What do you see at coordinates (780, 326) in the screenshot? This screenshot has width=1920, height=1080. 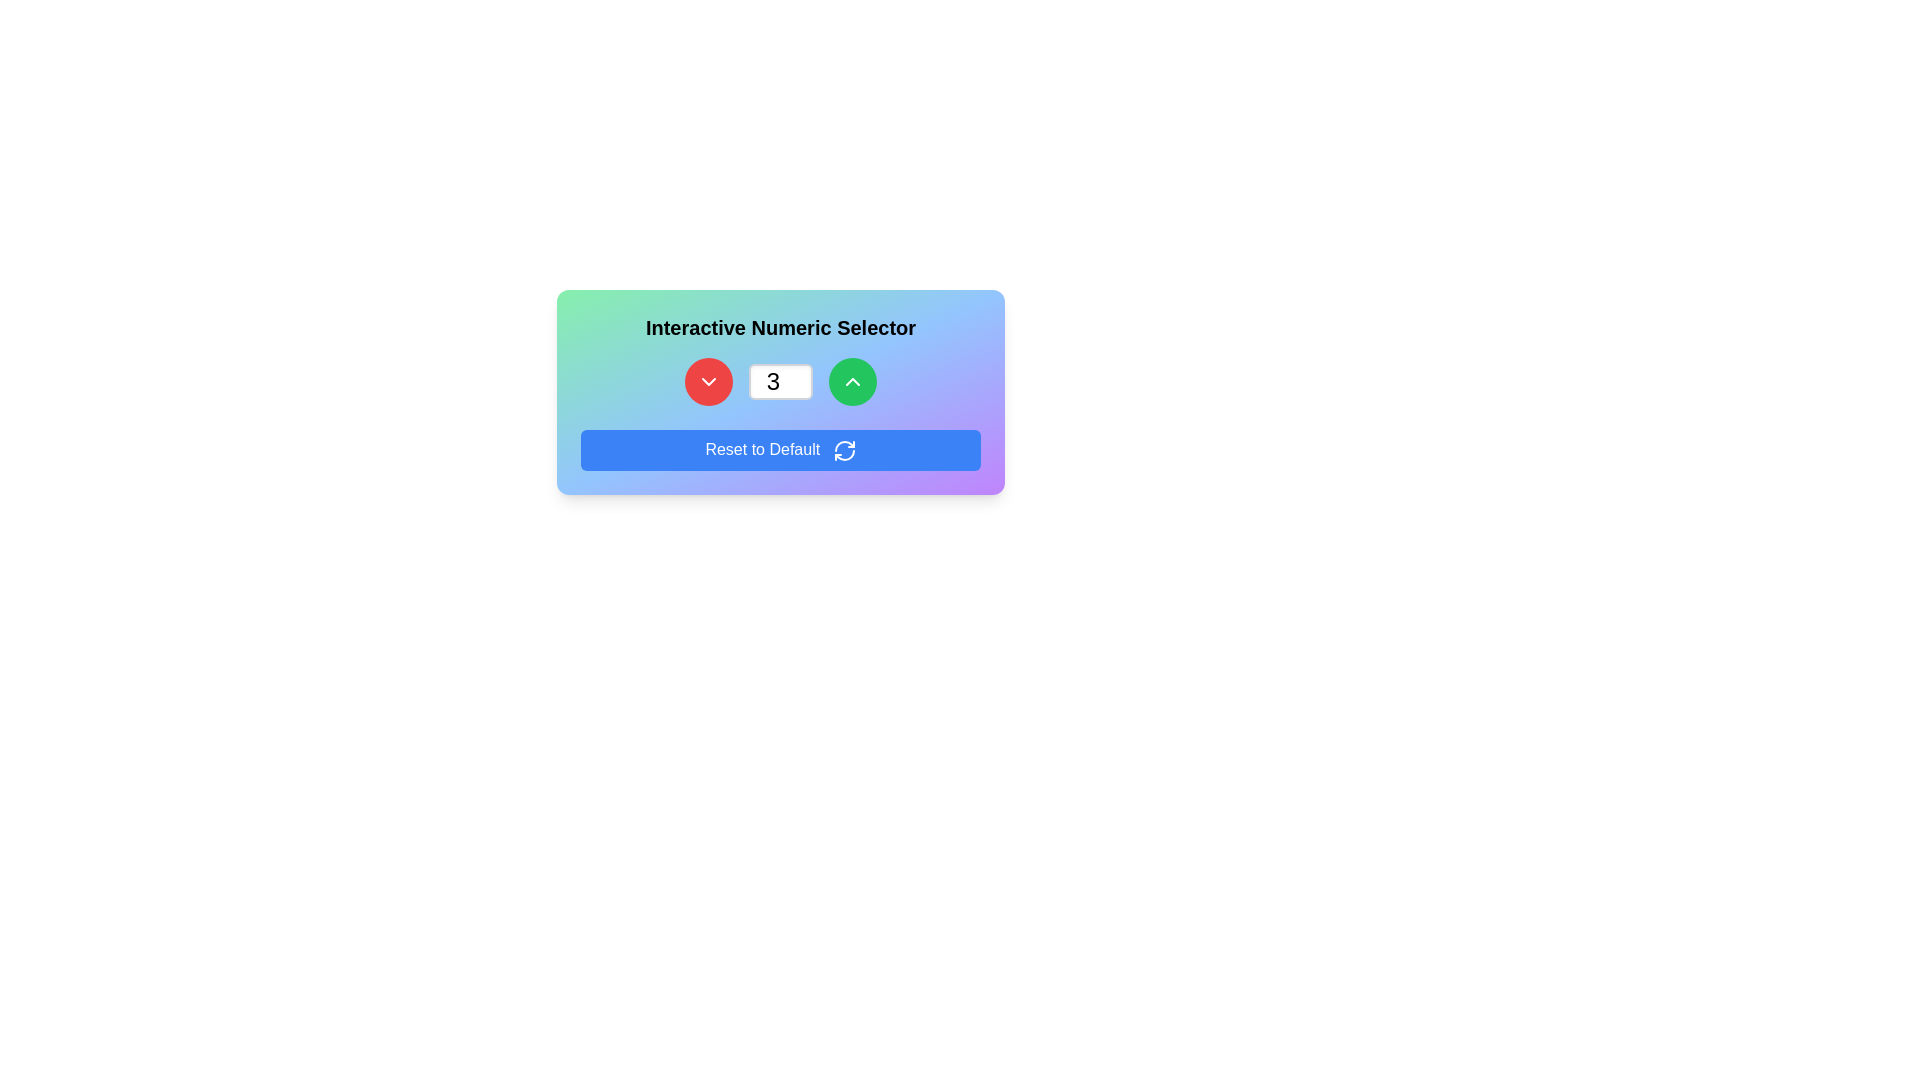 I see `the title text element that provides context for the interactive section below it` at bounding box center [780, 326].